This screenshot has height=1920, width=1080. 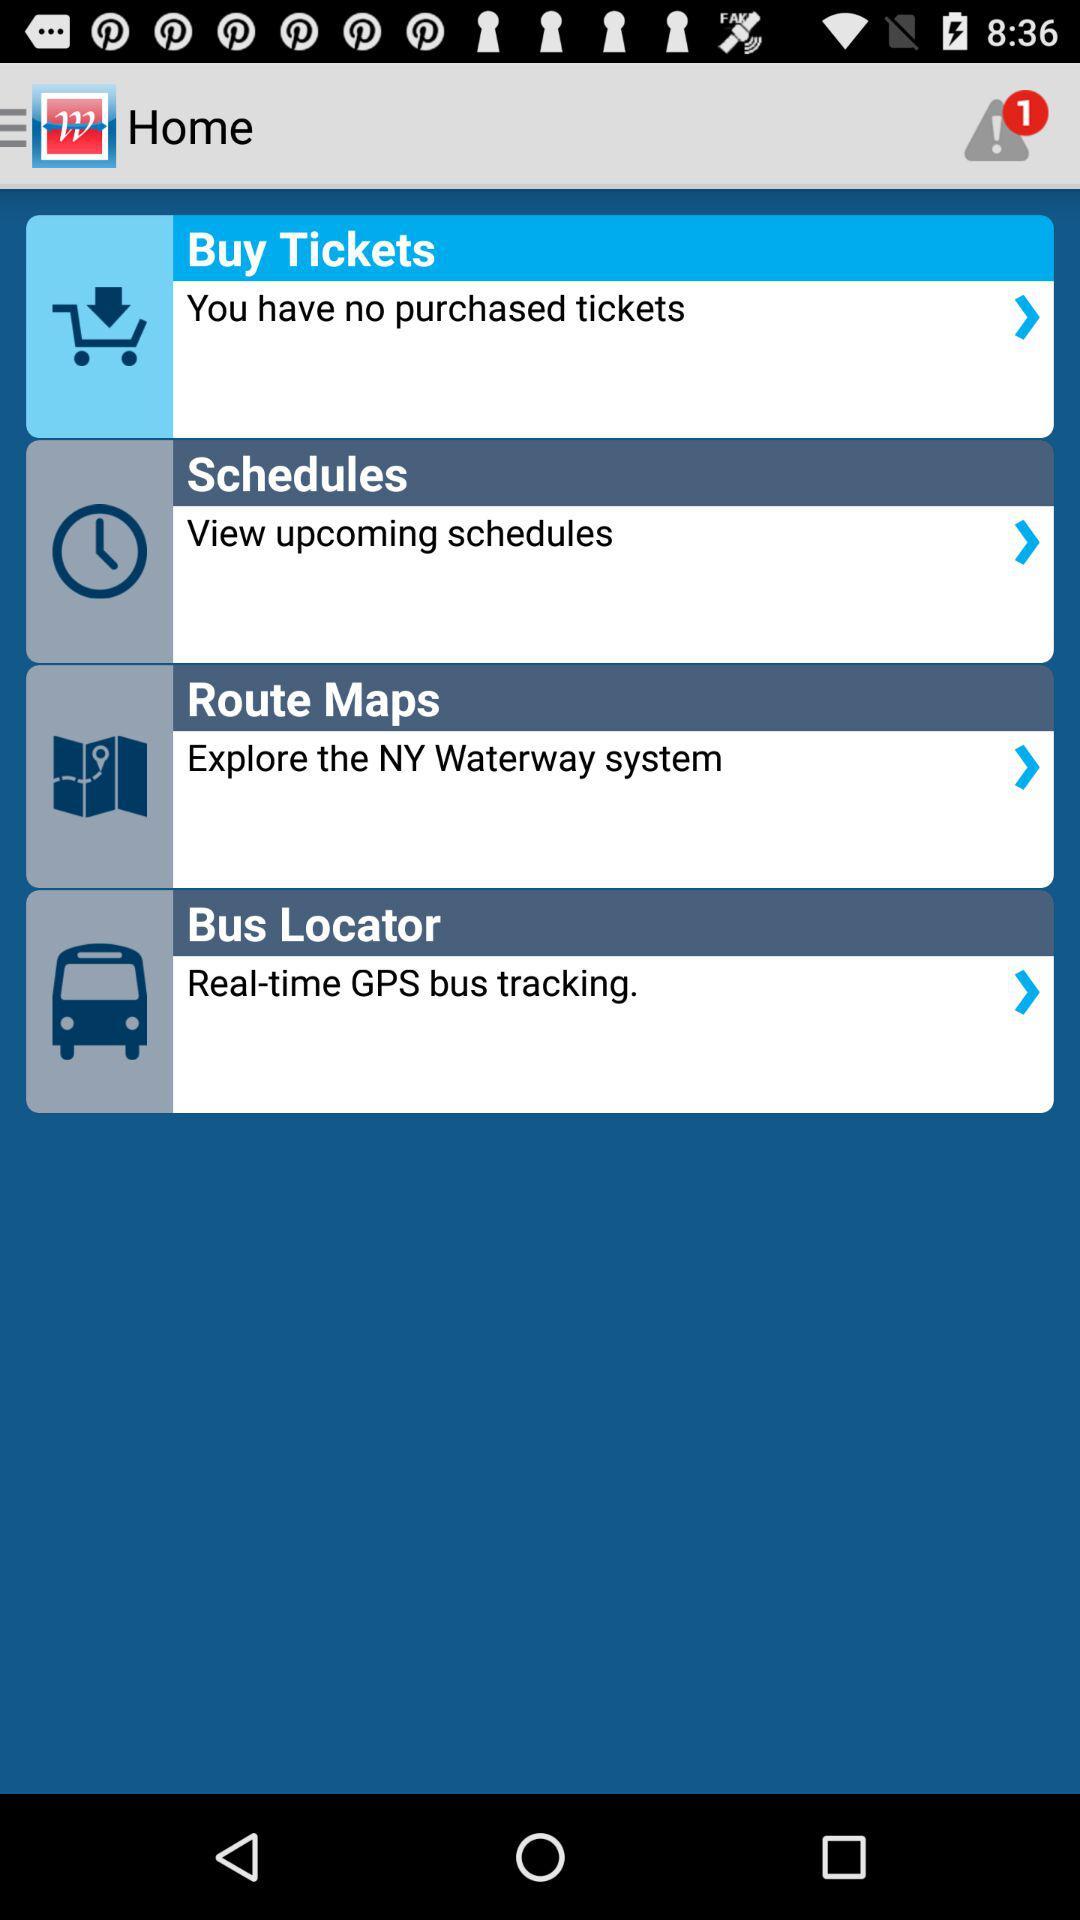 What do you see at coordinates (1006, 124) in the screenshot?
I see `the item next to home icon` at bounding box center [1006, 124].